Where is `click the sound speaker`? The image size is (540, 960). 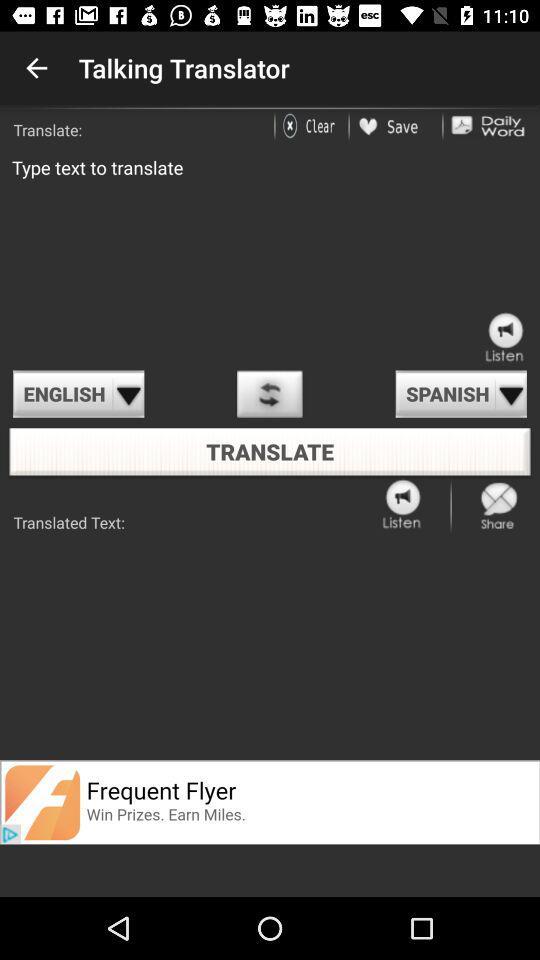
click the sound speaker is located at coordinates (504, 338).